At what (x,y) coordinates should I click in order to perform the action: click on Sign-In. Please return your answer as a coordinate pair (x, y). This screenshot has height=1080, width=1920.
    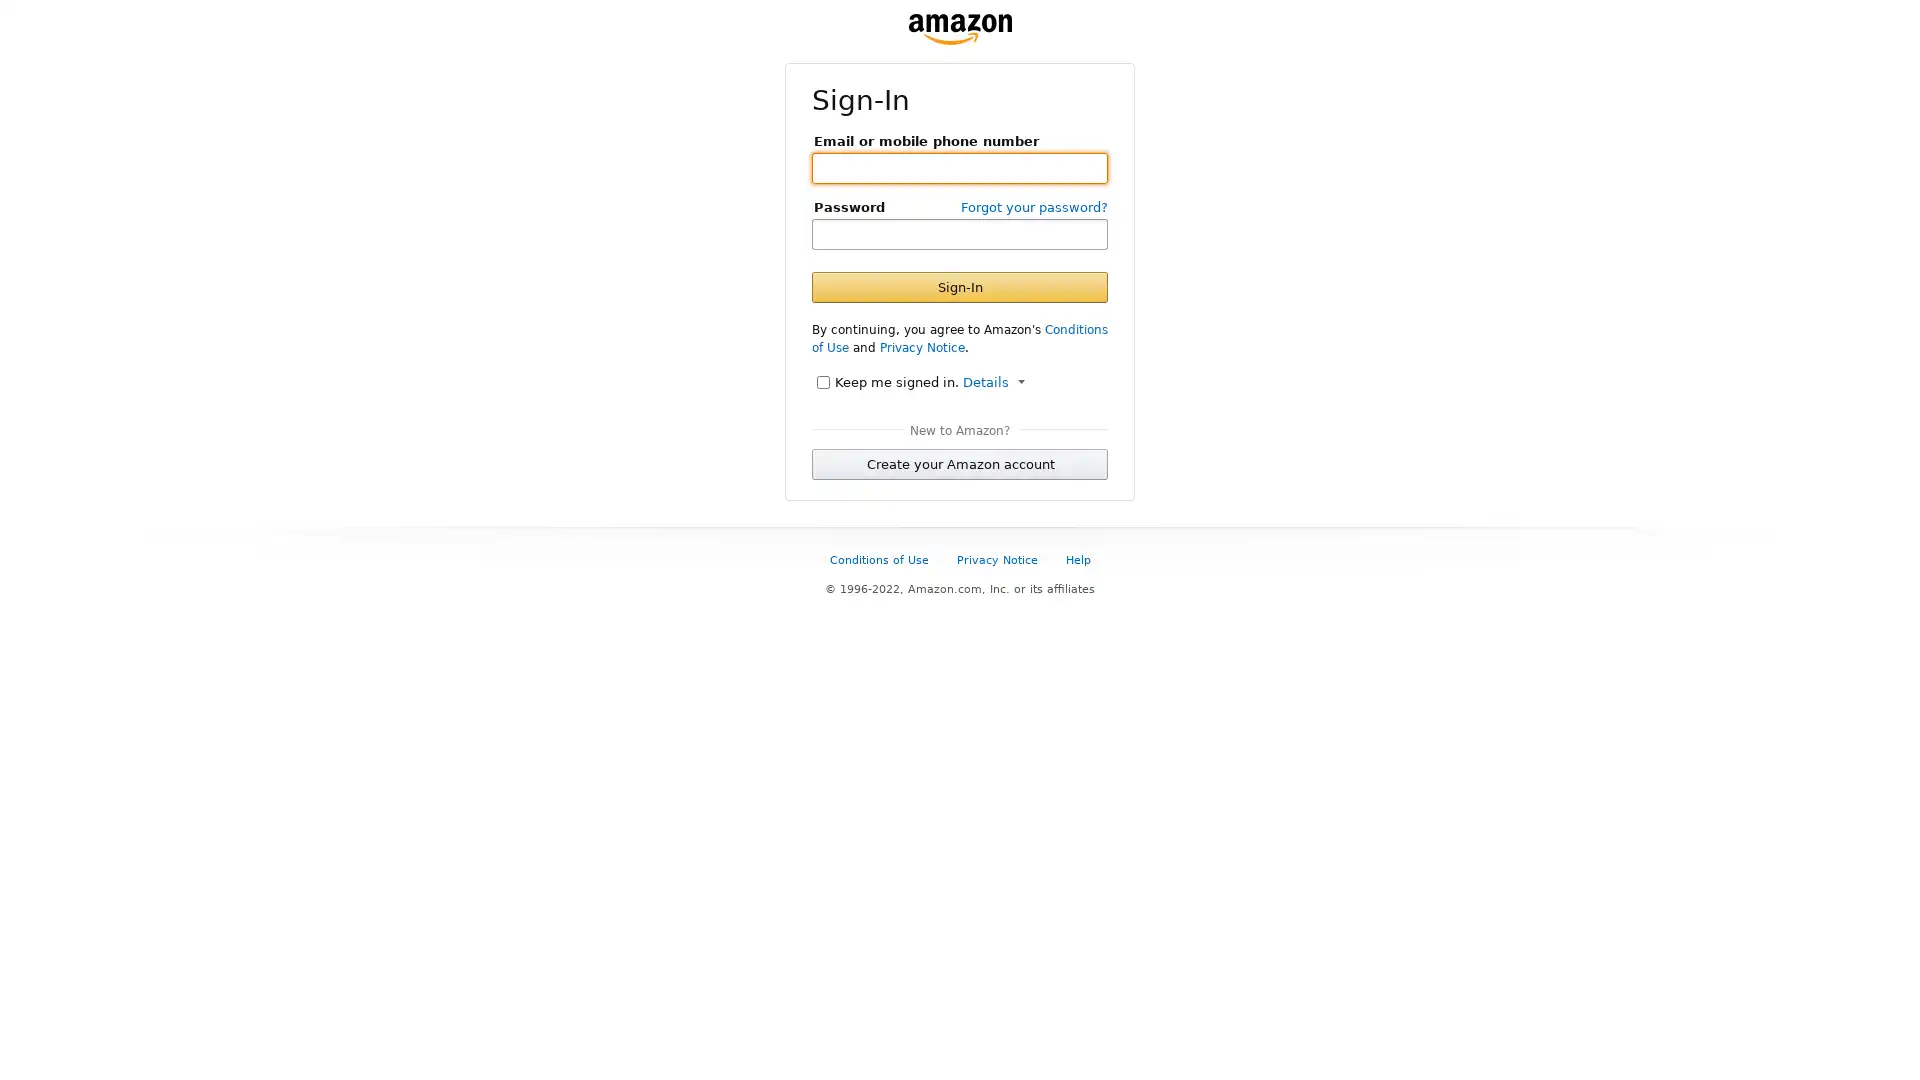
    Looking at the image, I should click on (960, 286).